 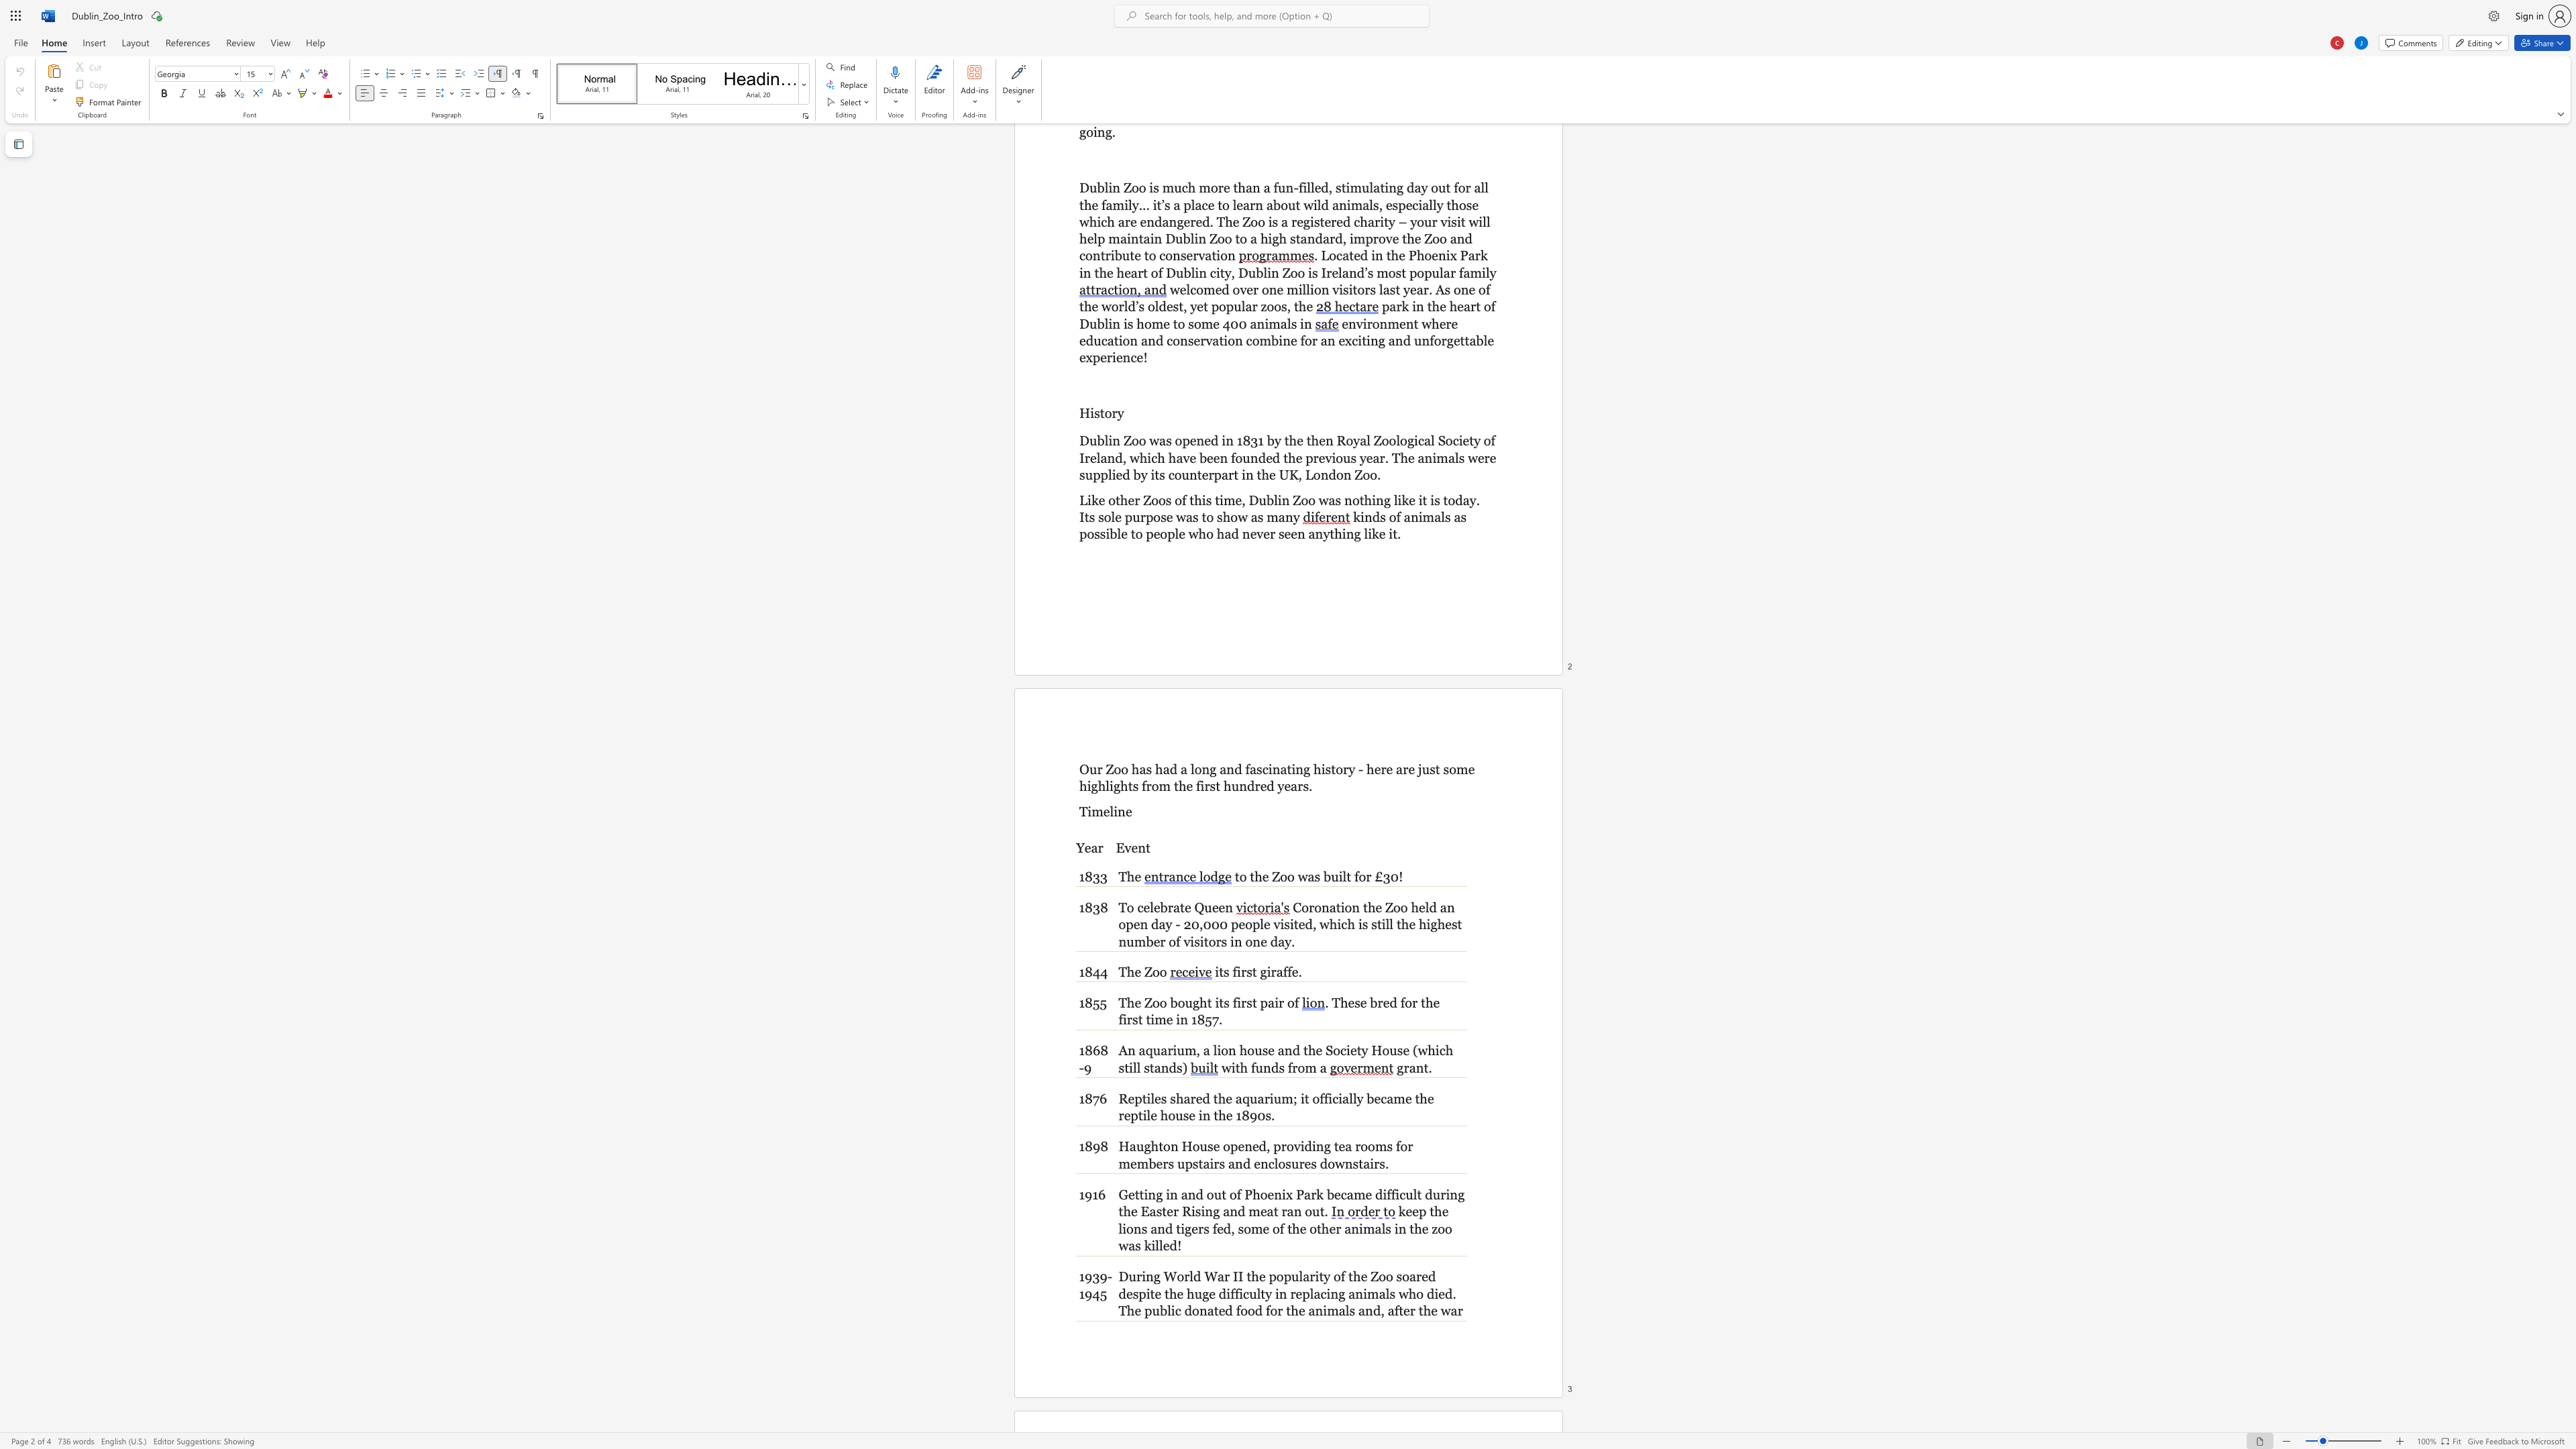 I want to click on the subset text "ty in replacing animals who died. The public donated" within the text "During World War II the popularity of the Zoo soared despite the huge difficulty in replacing animals who died. The public donated", so click(x=1260, y=1293).